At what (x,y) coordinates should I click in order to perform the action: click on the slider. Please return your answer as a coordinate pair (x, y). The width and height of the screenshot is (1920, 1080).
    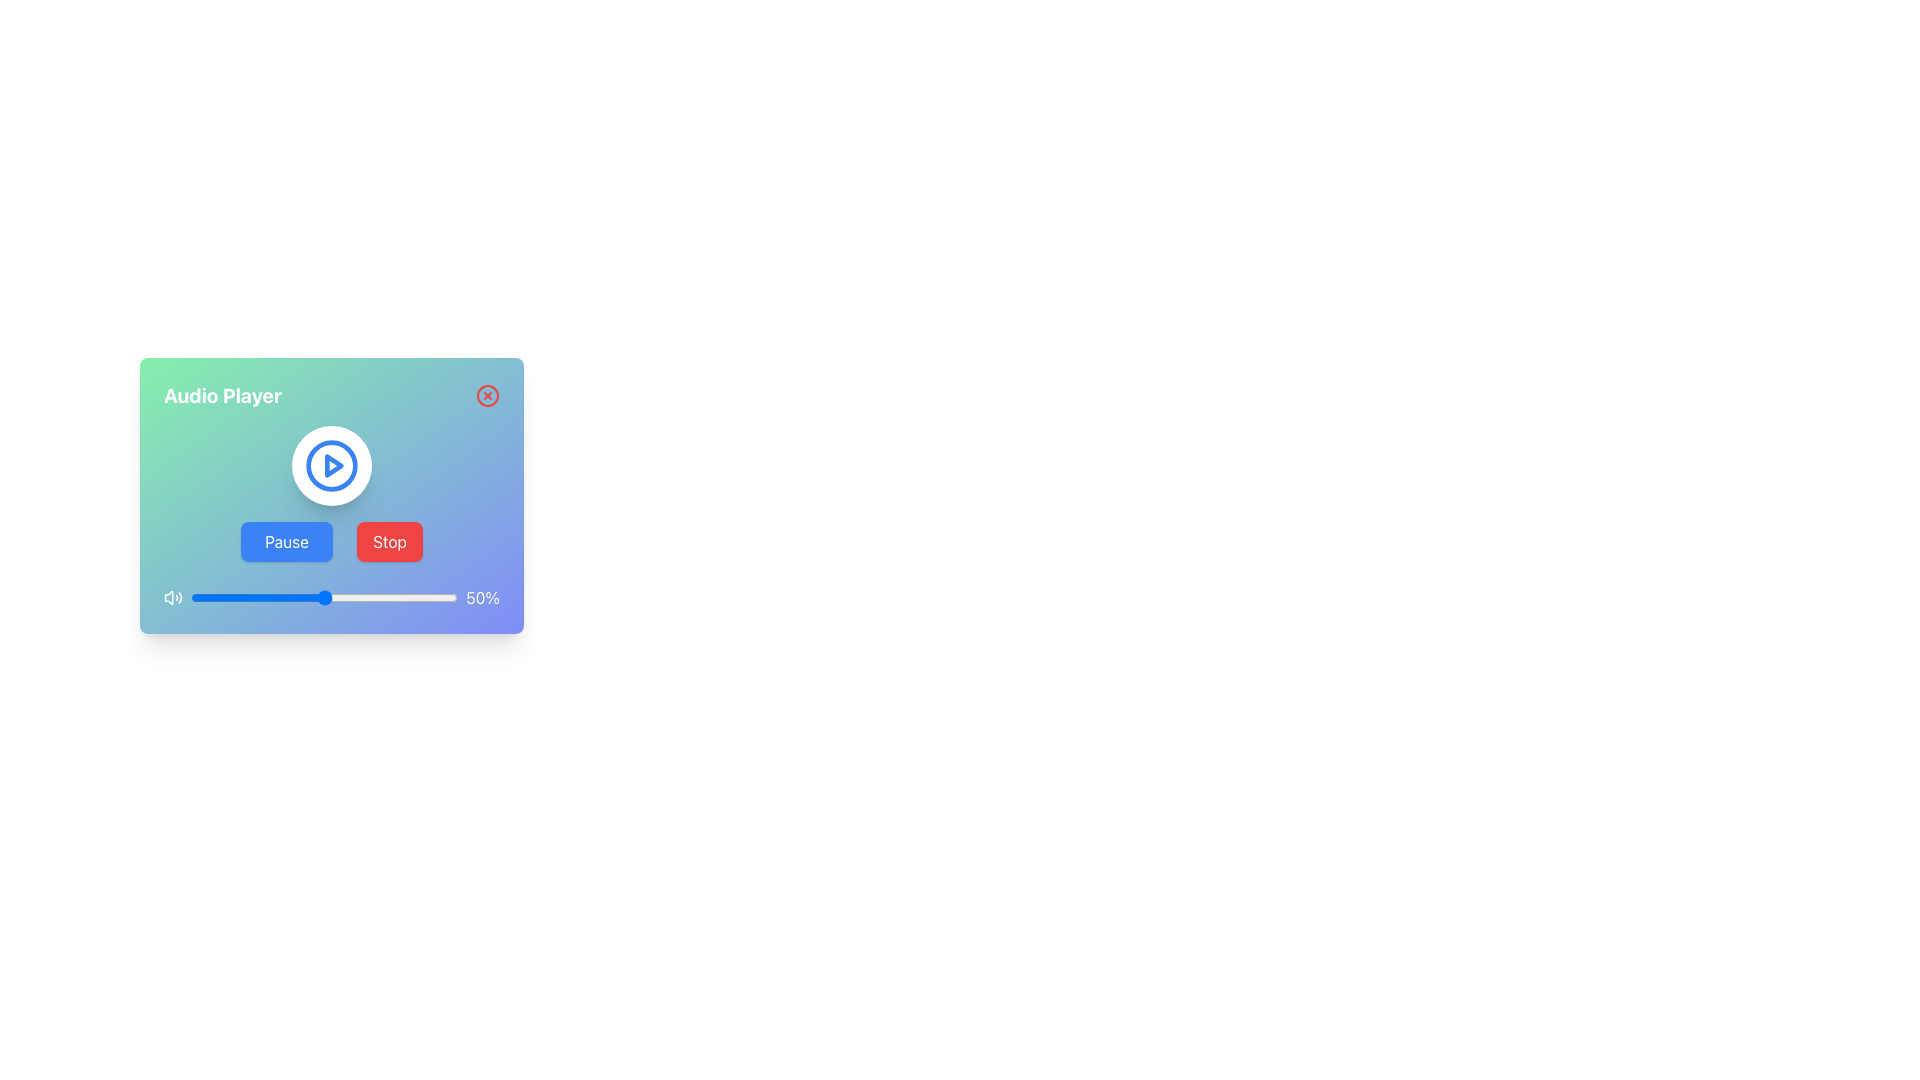
    Looking at the image, I should click on (321, 596).